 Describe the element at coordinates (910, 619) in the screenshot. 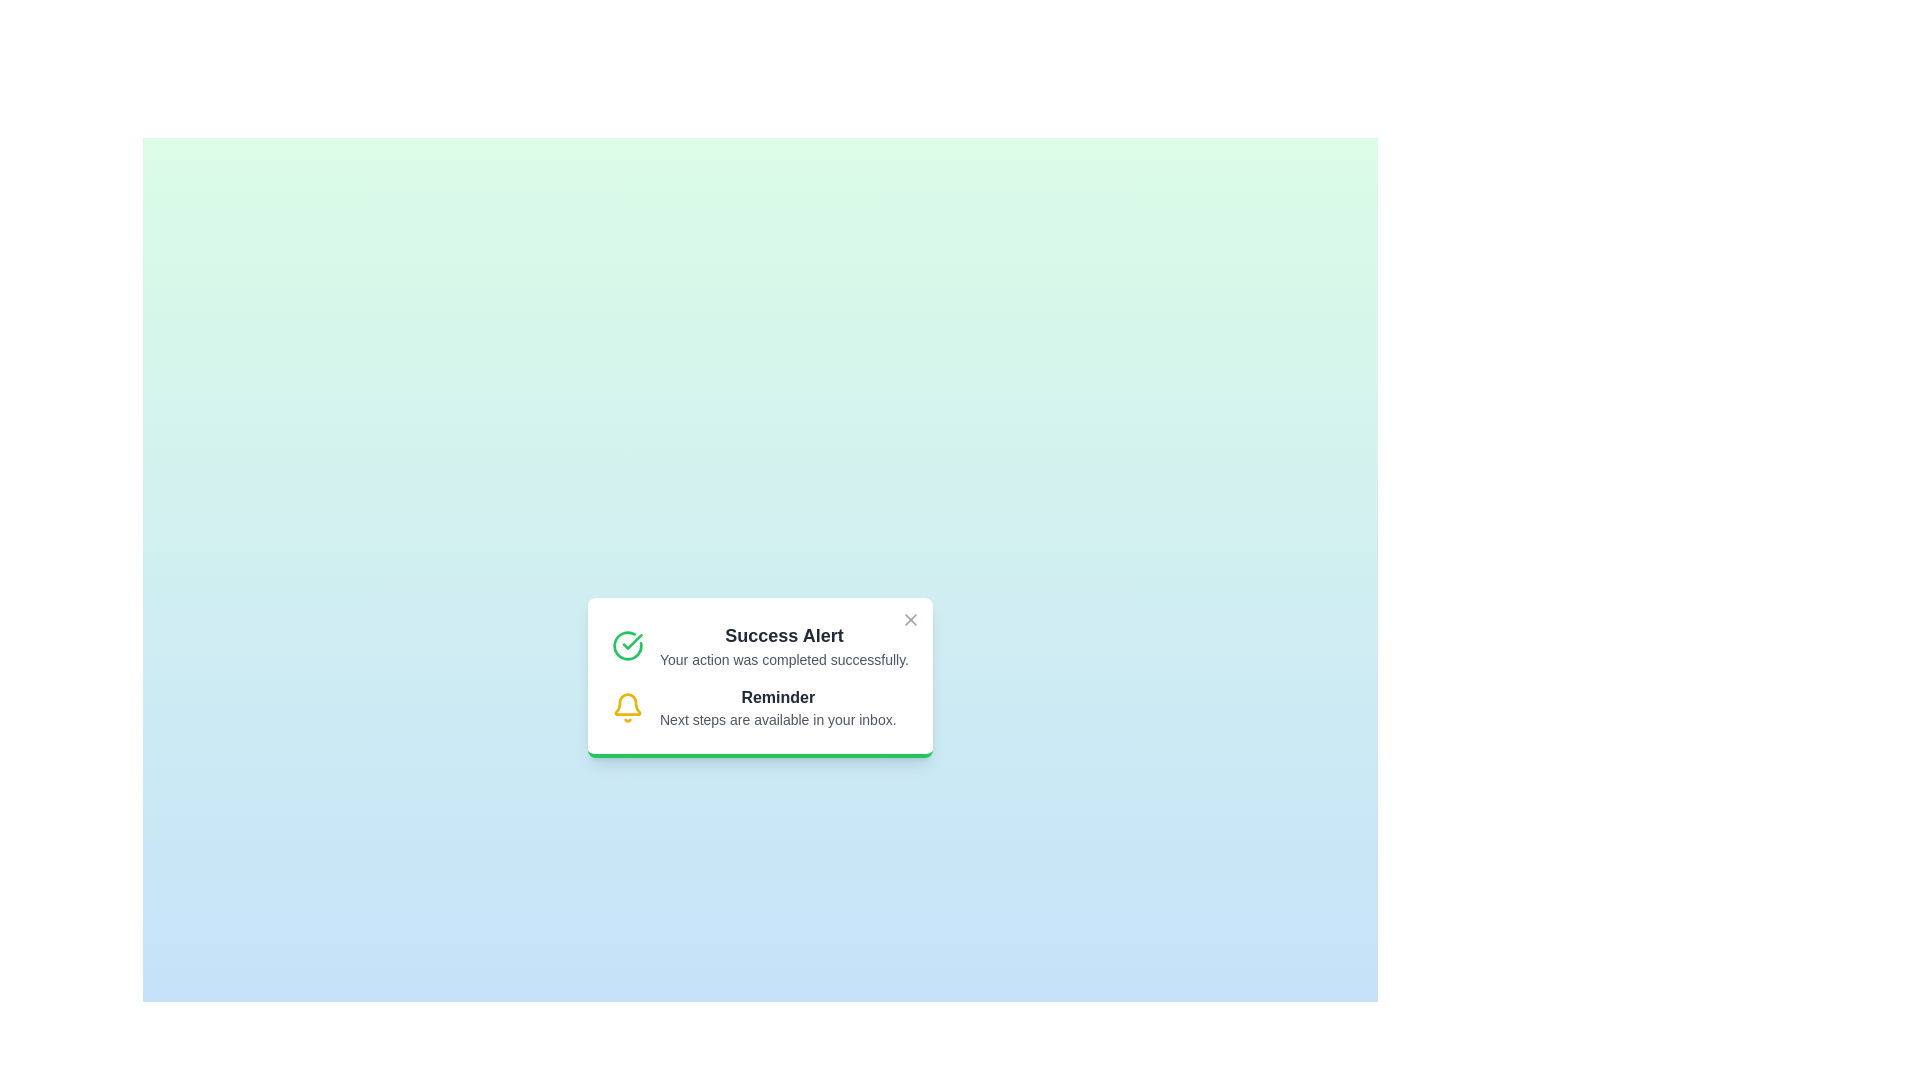

I see `the close button located at the top-right corner of the alert box` at that location.